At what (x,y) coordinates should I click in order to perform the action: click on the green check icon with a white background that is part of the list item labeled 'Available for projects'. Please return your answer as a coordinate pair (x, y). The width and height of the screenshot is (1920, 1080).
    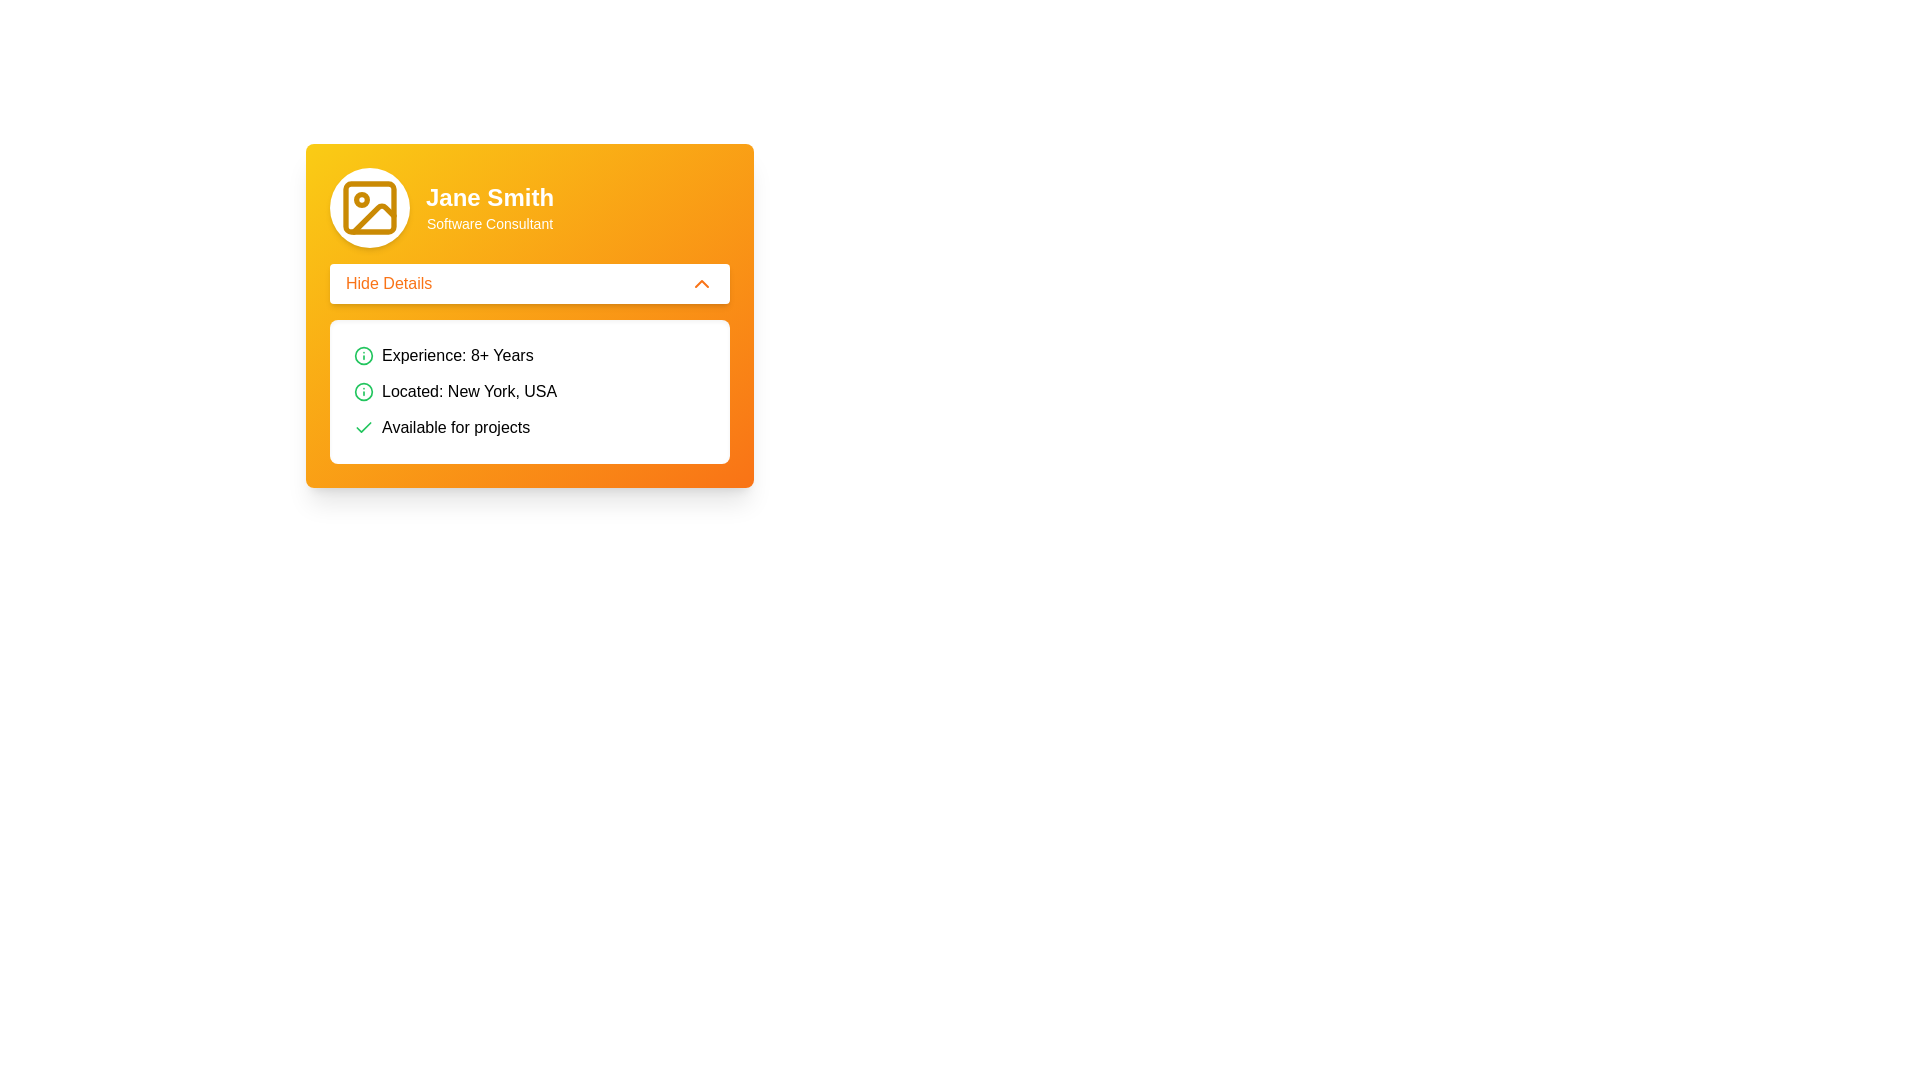
    Looking at the image, I should click on (364, 427).